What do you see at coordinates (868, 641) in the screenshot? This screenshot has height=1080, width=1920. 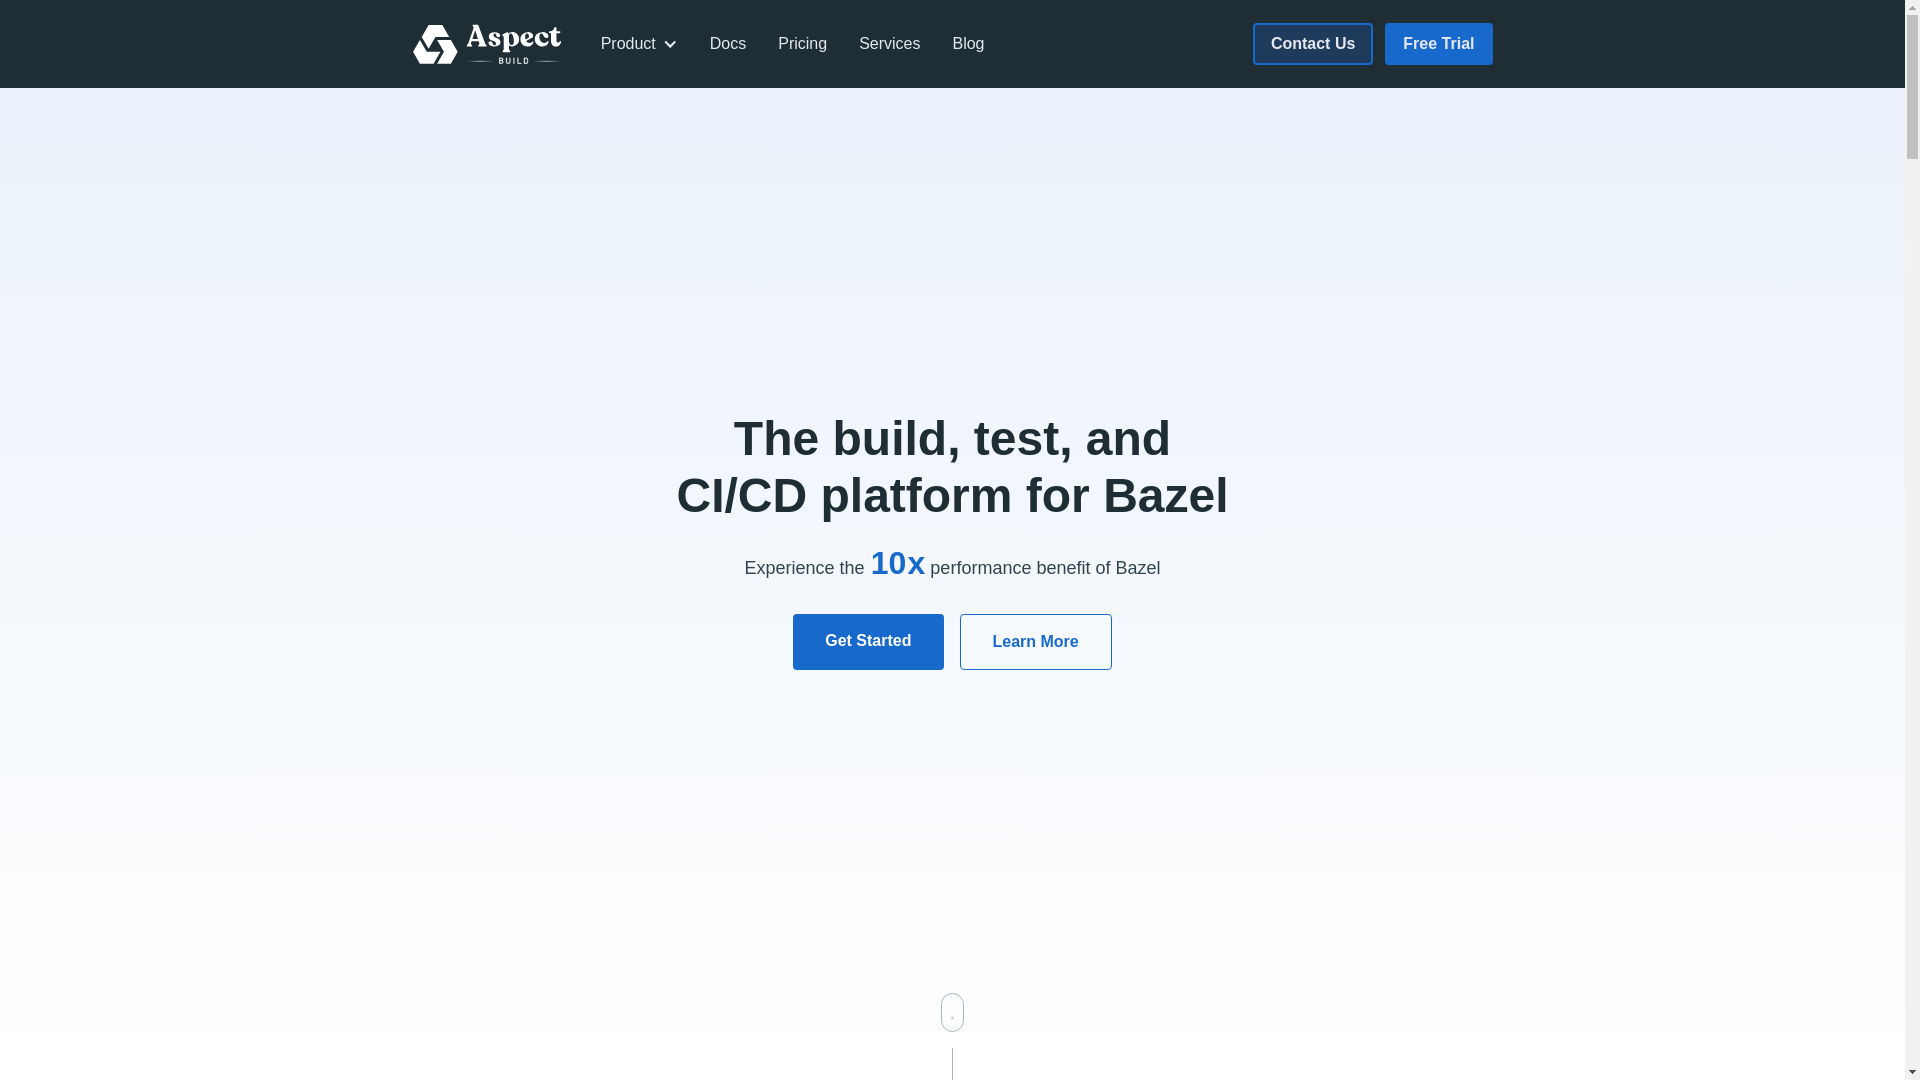 I see `'Get Started'` at bounding box center [868, 641].